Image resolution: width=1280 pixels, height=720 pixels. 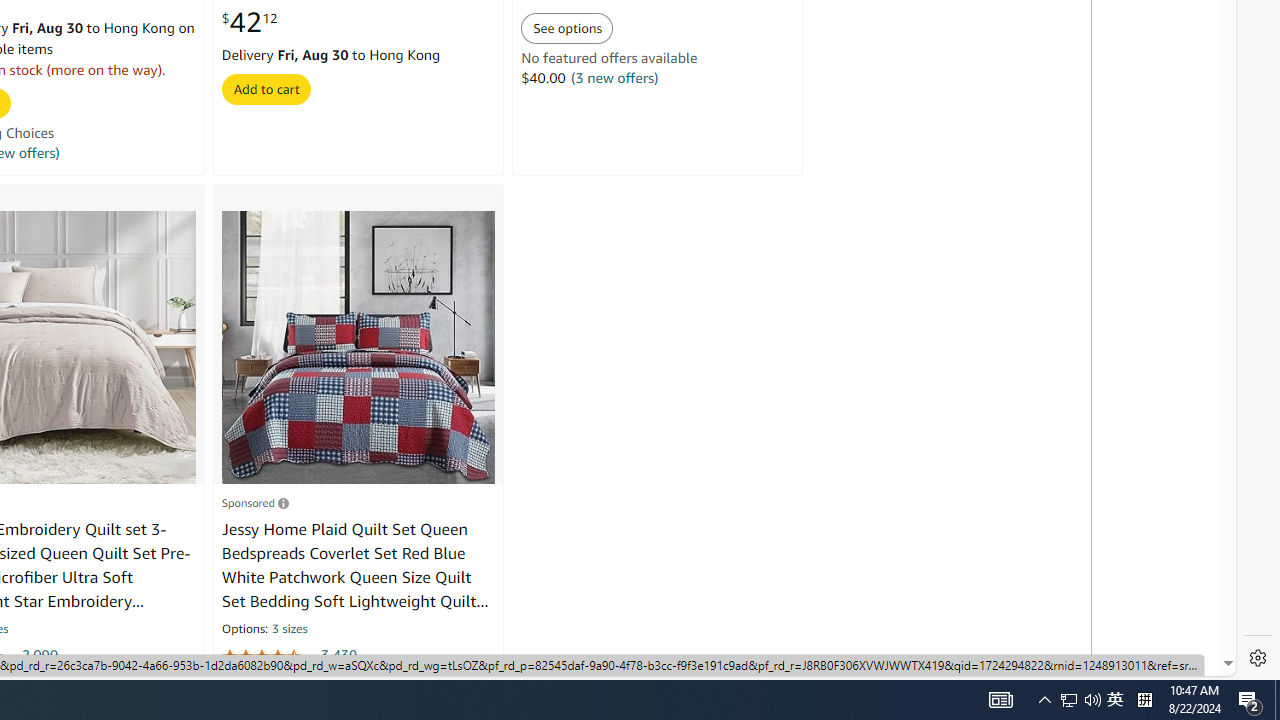 I want to click on '$42.12', so click(x=248, y=23).